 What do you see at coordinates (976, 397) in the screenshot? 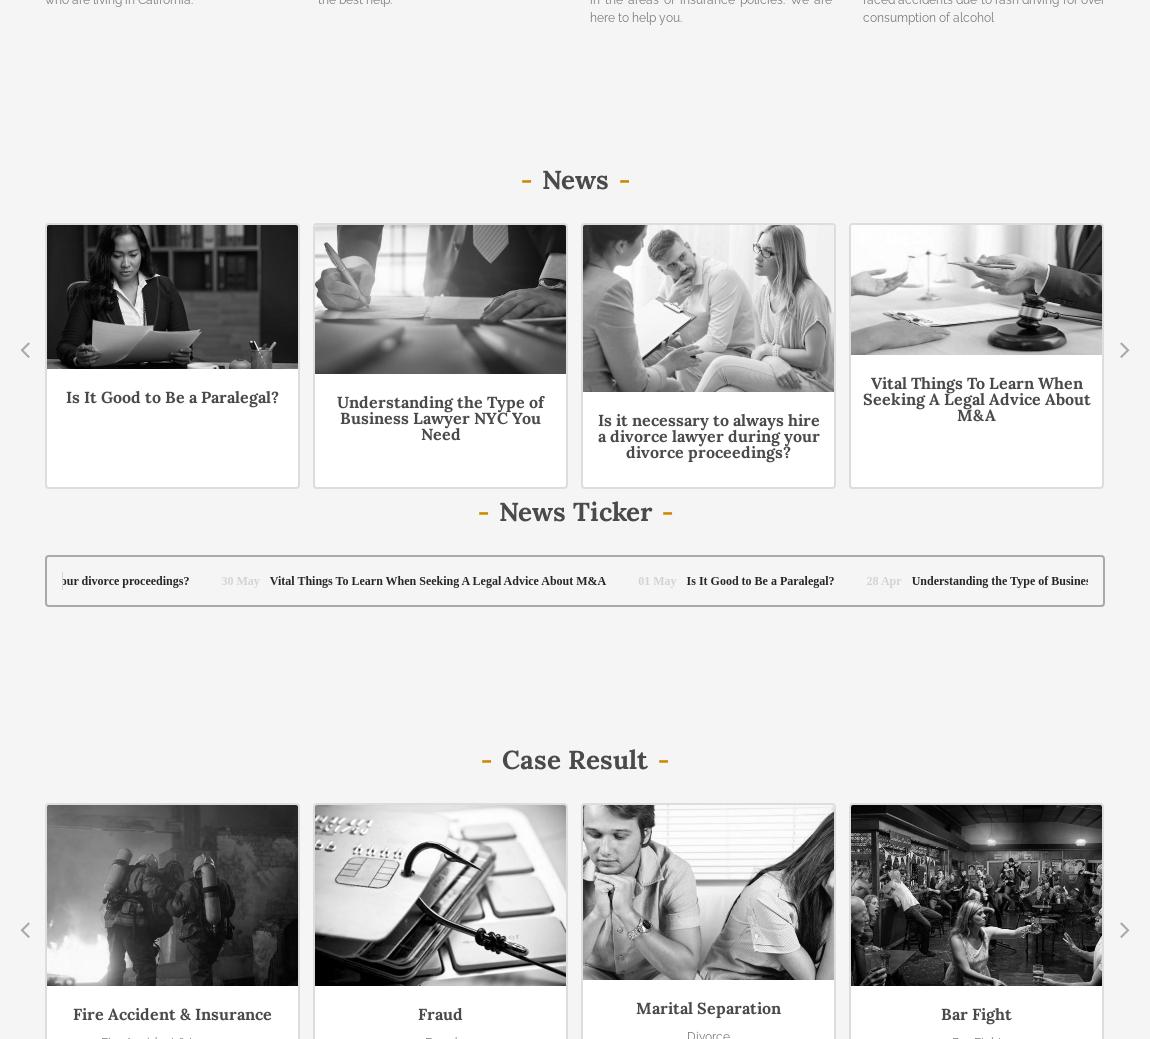
I see `'Vital Things To Learn When Seeking A Legal Advice About M&A'` at bounding box center [976, 397].